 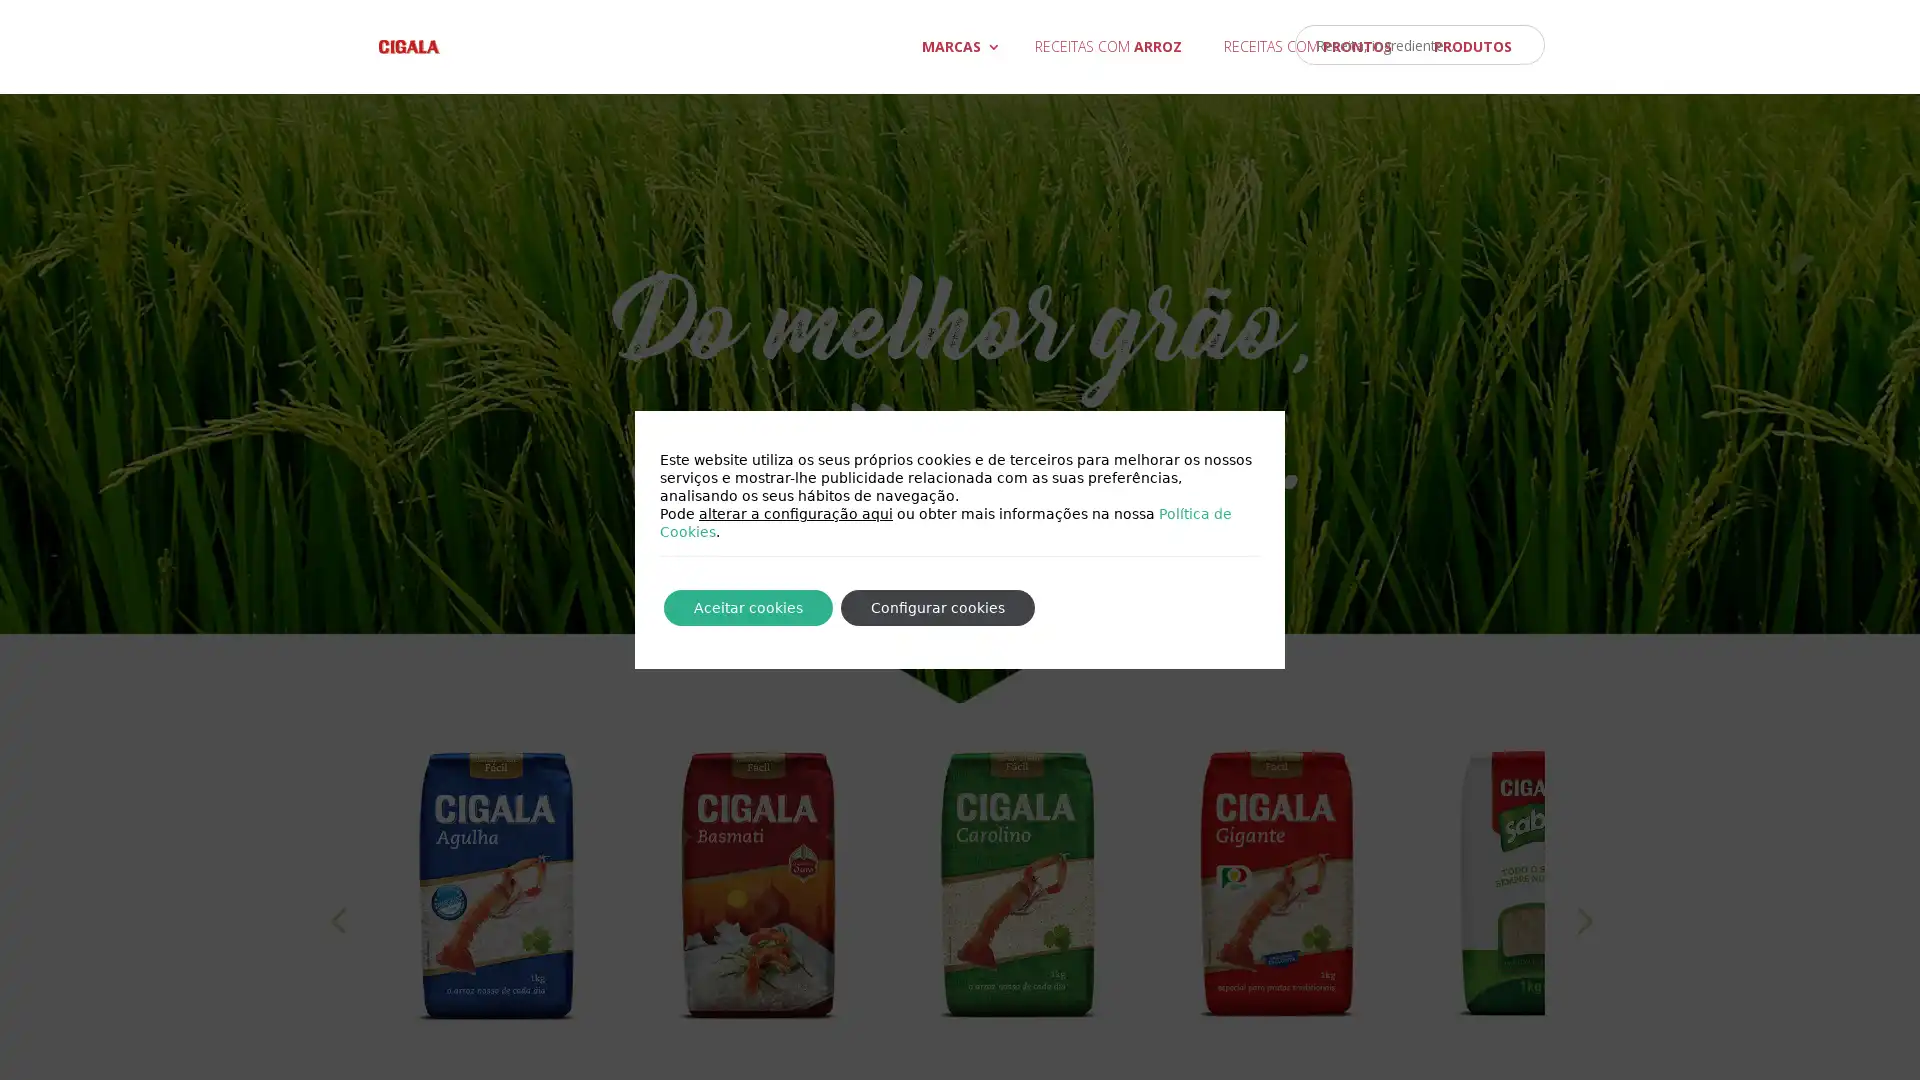 I want to click on Aceitar cookies, so click(x=747, y=607).